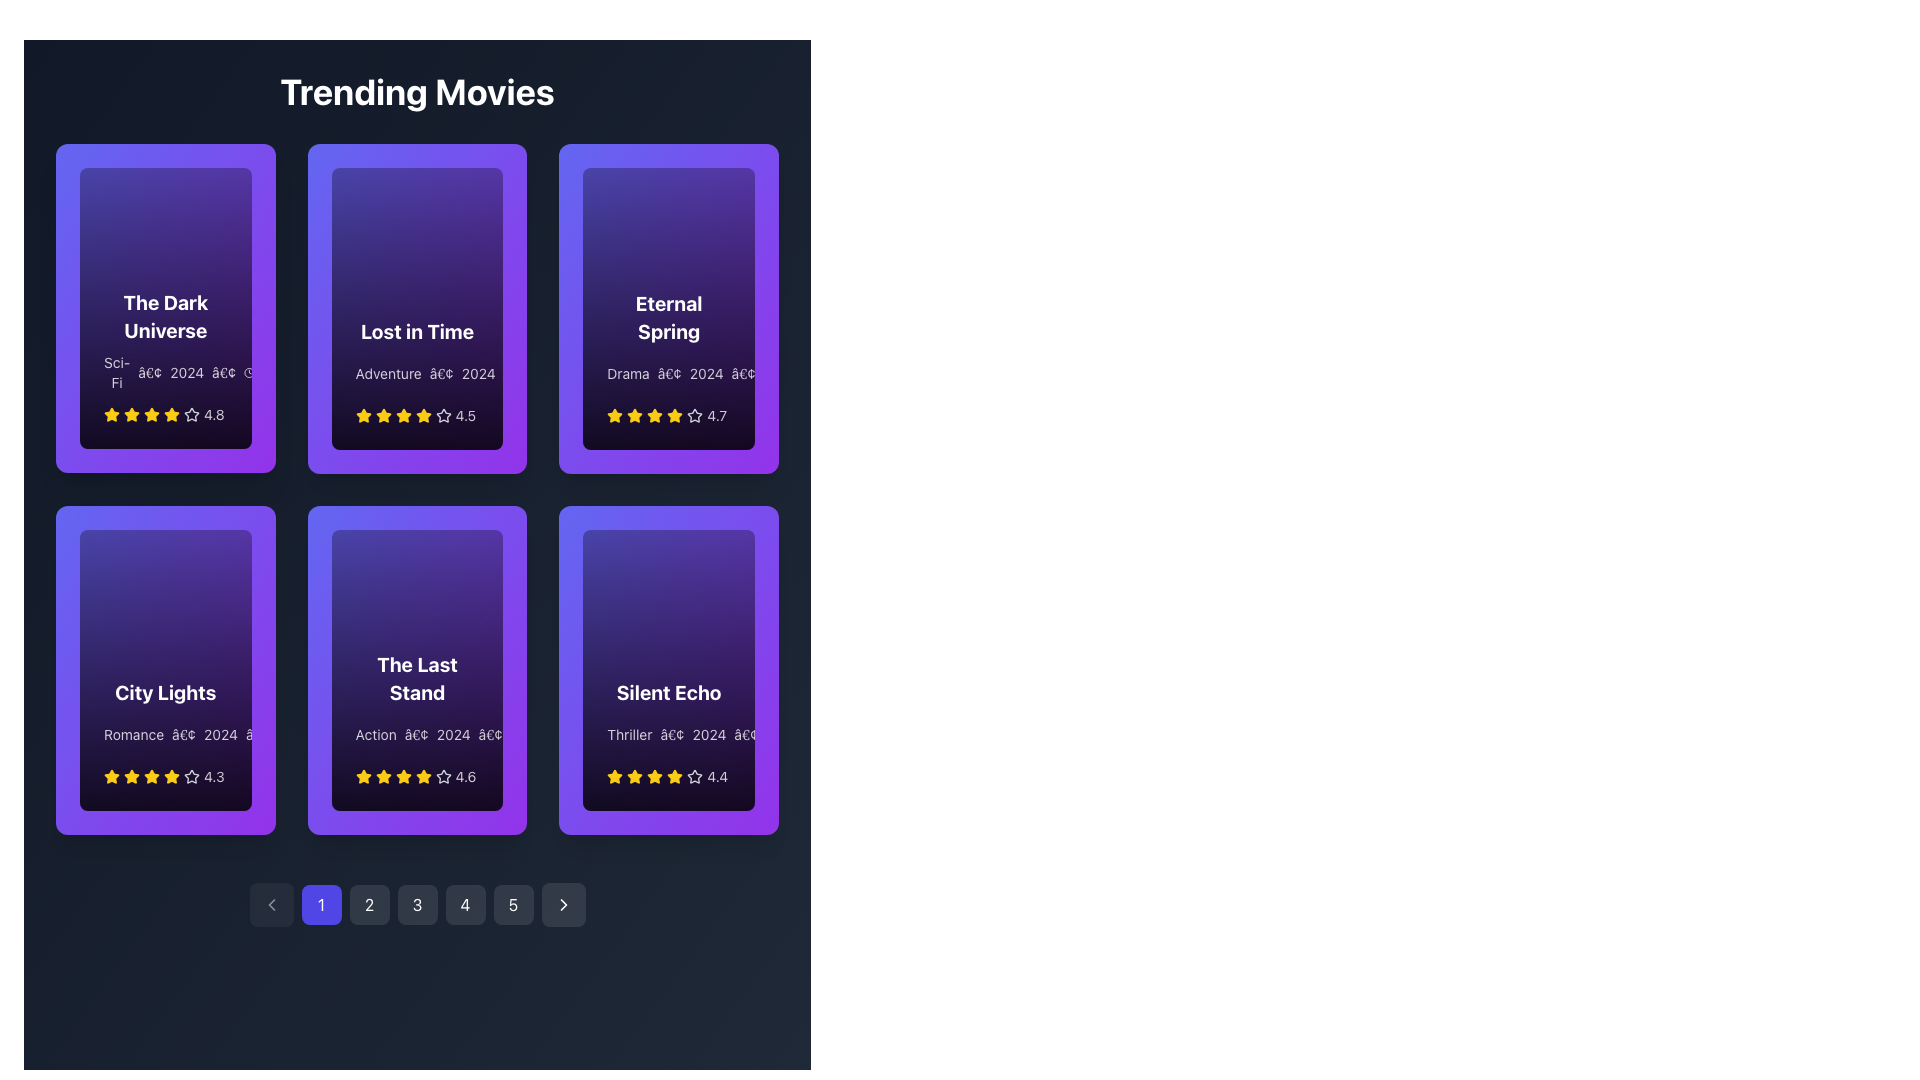 This screenshot has height=1080, width=1920. I want to click on the fifth star in the rating component for the movie 'The Last Stand', which indicates a rating score of 4.6, so click(422, 775).